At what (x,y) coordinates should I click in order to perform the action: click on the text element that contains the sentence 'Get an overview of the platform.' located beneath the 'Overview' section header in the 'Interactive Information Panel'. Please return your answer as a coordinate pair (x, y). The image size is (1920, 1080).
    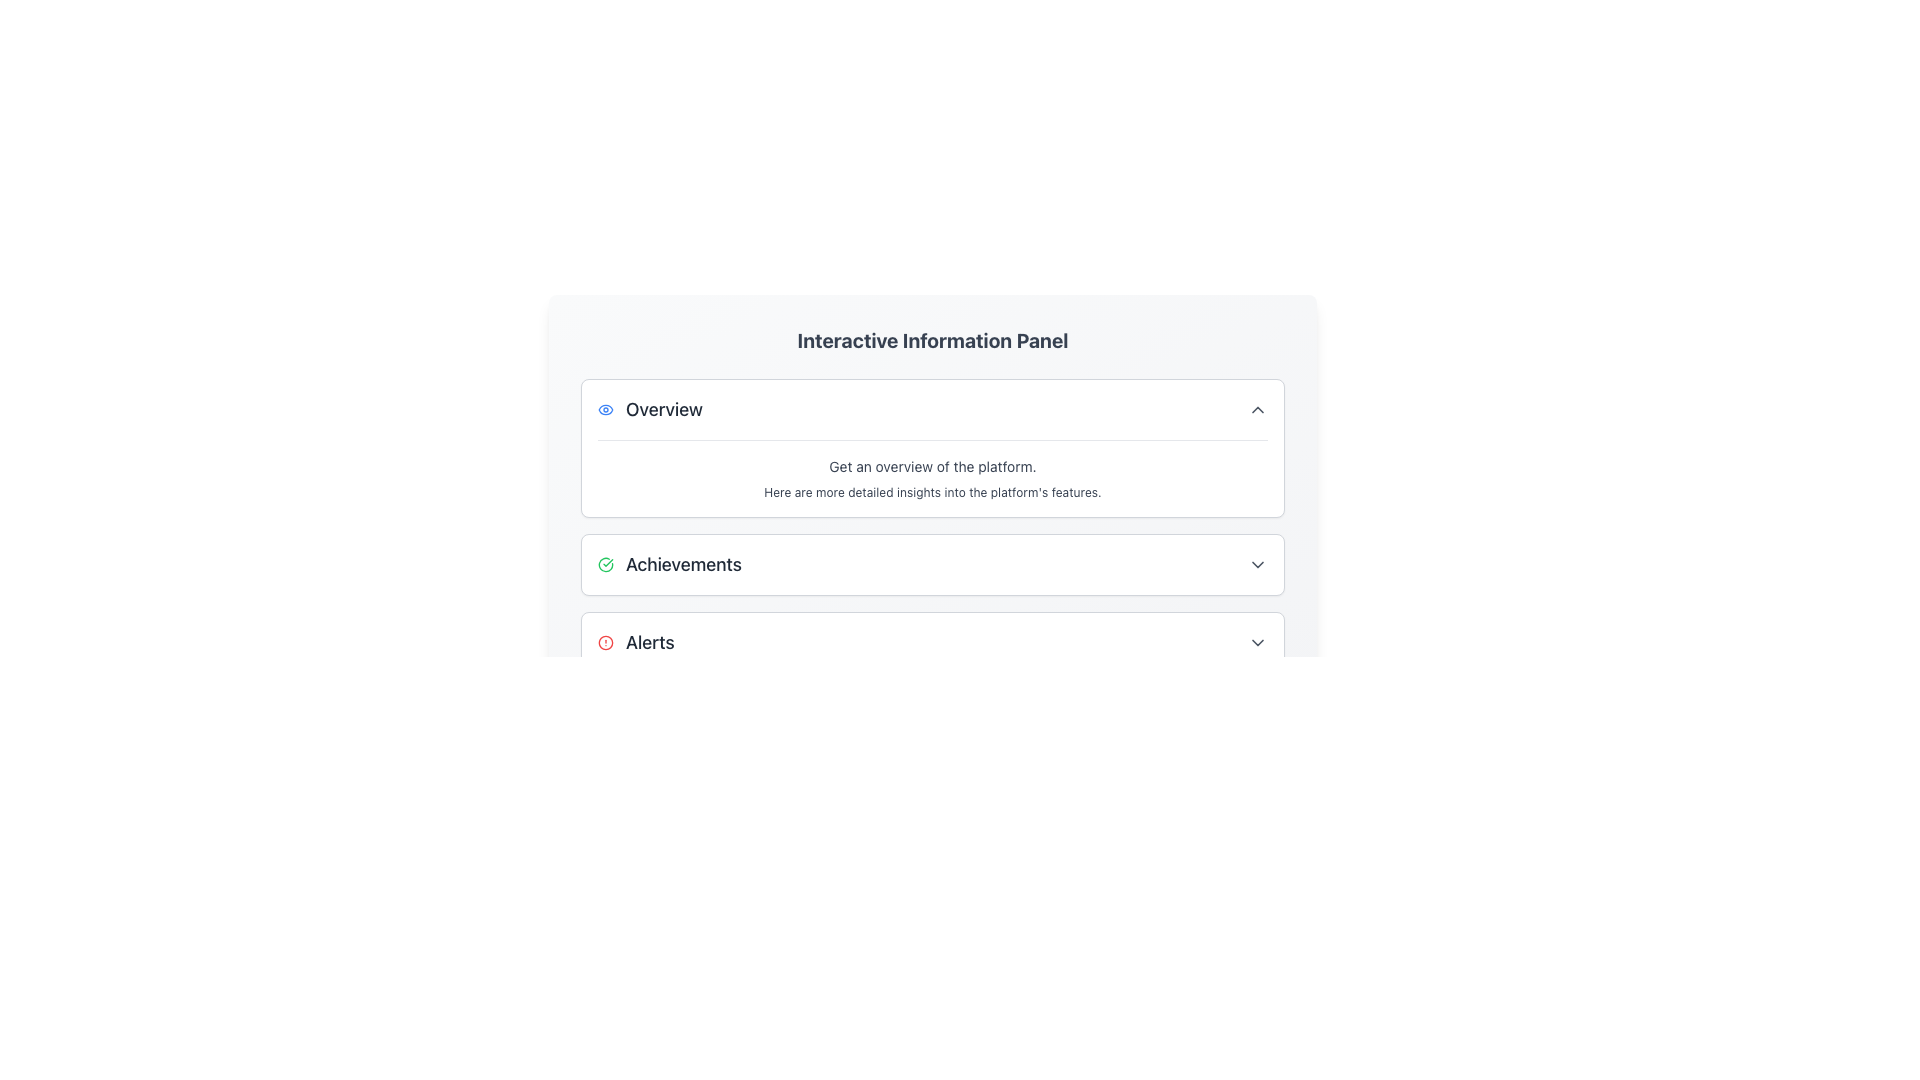
    Looking at the image, I should click on (931, 466).